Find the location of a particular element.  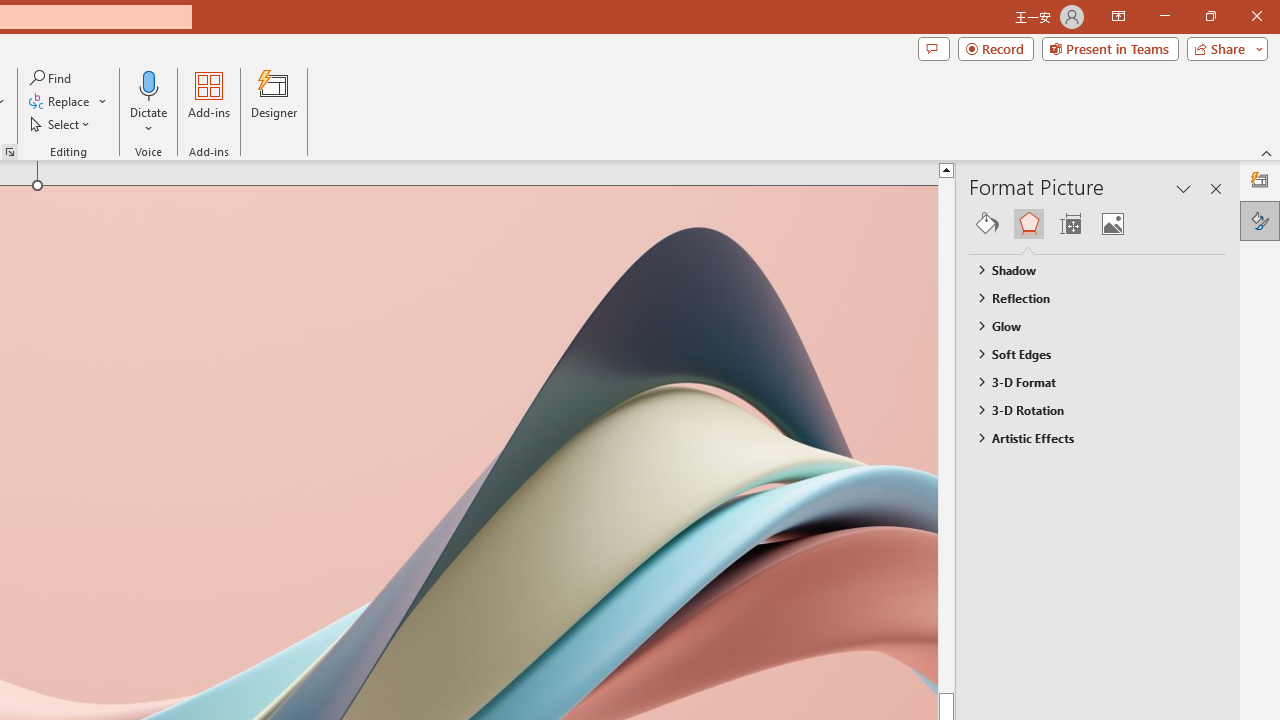

'Fill & Line' is located at coordinates (987, 223).